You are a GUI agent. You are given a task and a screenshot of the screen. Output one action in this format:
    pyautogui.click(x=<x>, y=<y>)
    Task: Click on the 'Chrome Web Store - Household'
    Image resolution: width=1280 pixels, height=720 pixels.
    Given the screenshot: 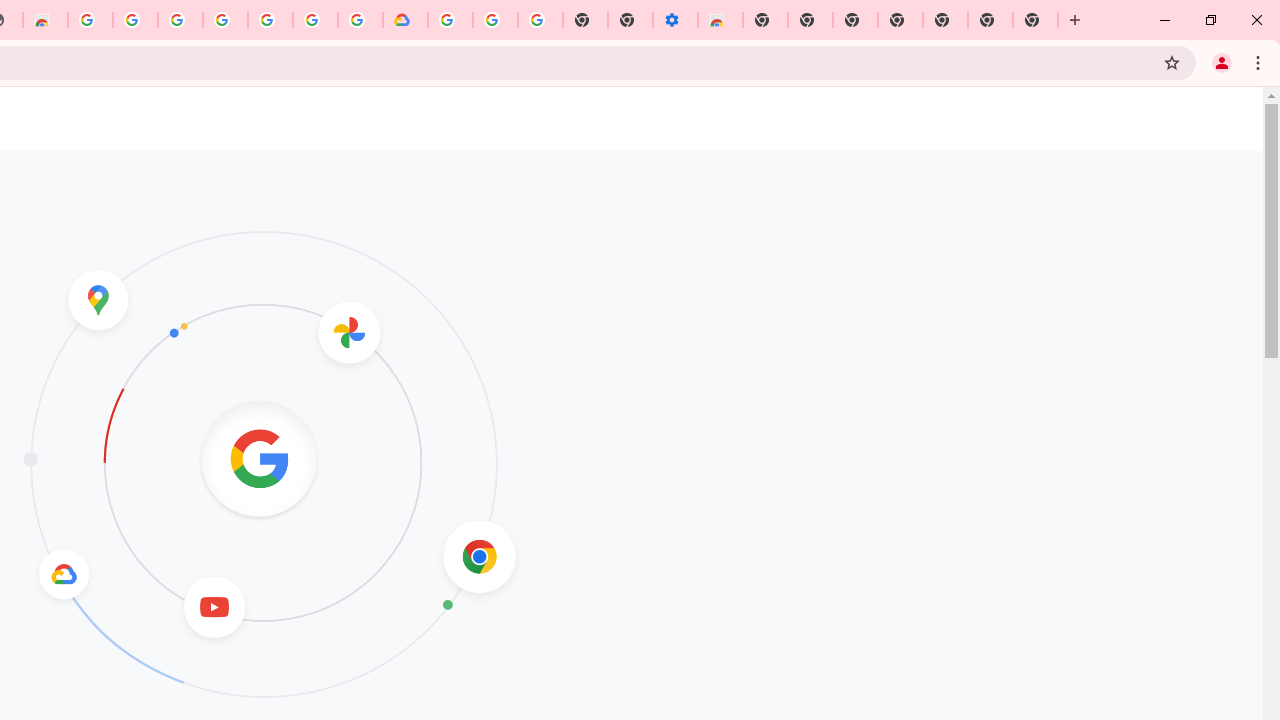 What is the action you would take?
    pyautogui.click(x=45, y=20)
    